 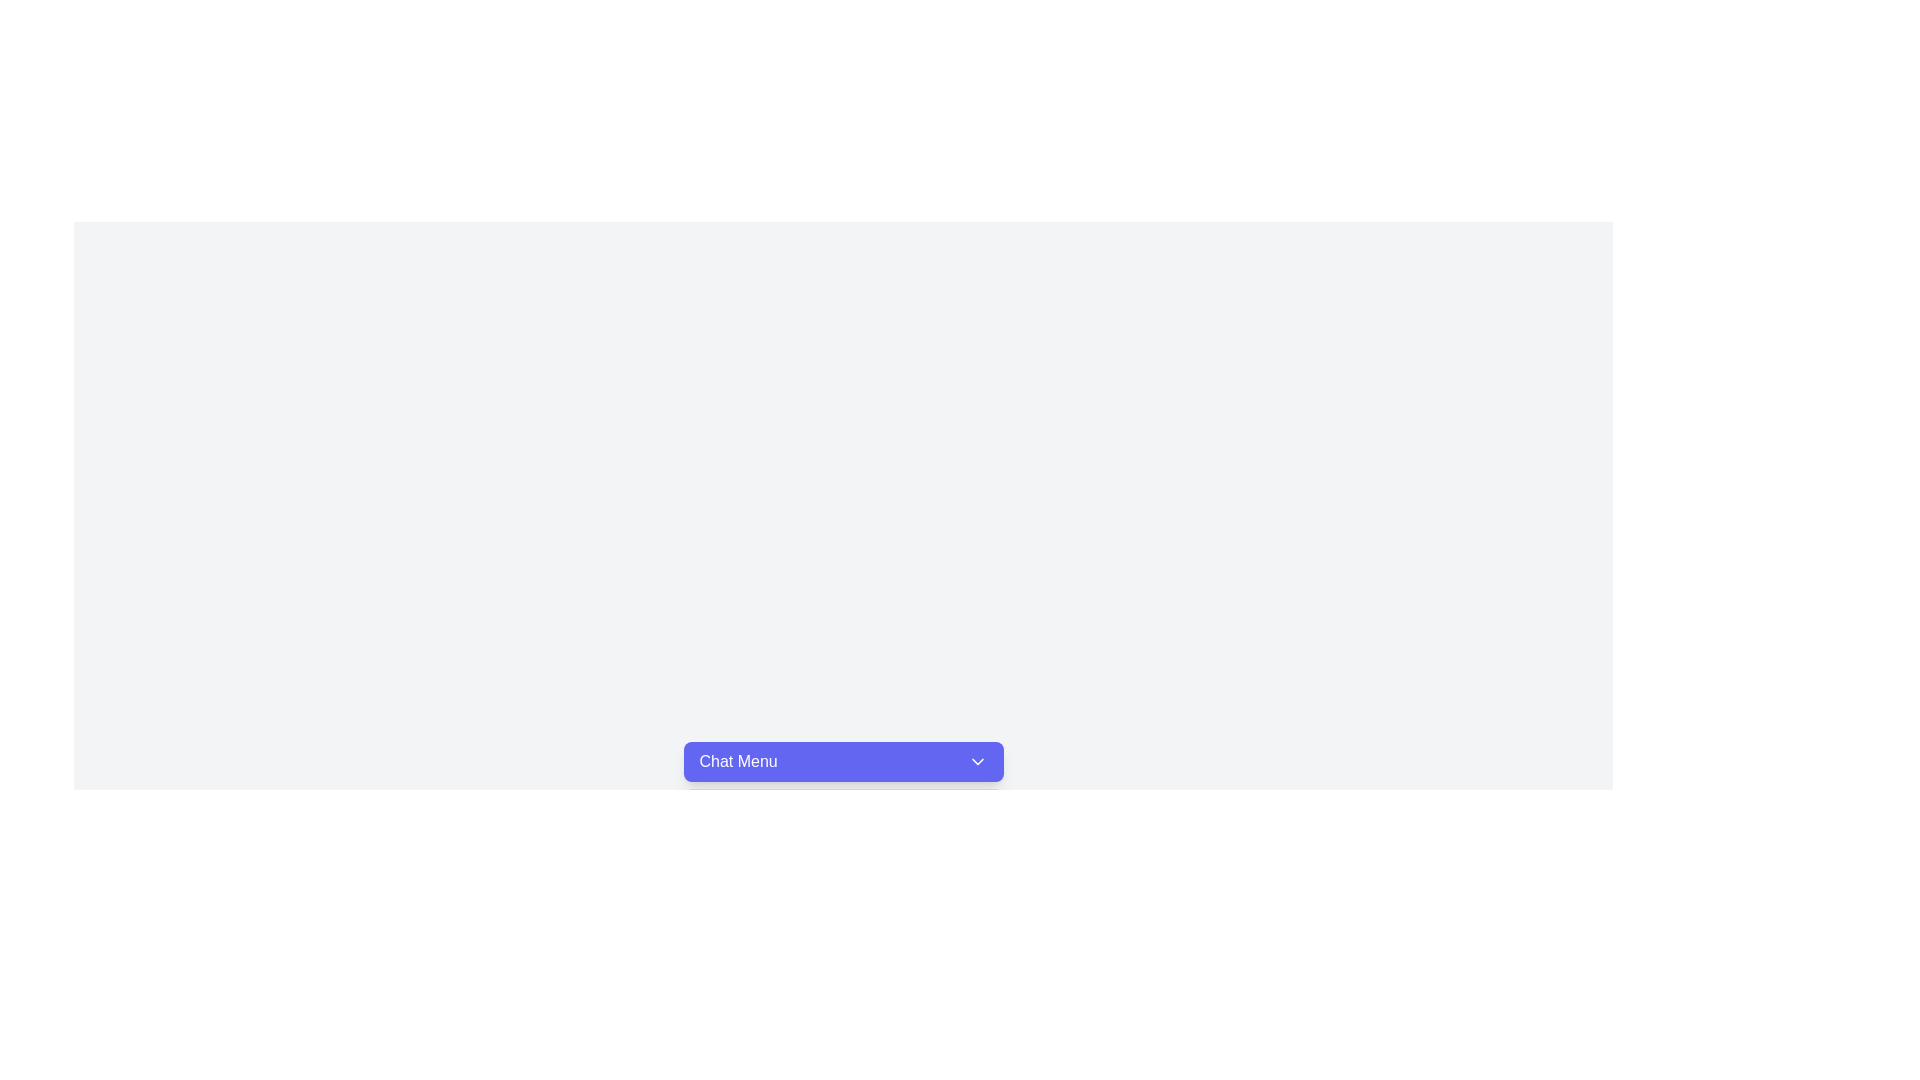 I want to click on the downward-pointing chevron icon styled with a white stroke, located adjacent to the 'Chat Menu' button, so click(x=977, y=762).